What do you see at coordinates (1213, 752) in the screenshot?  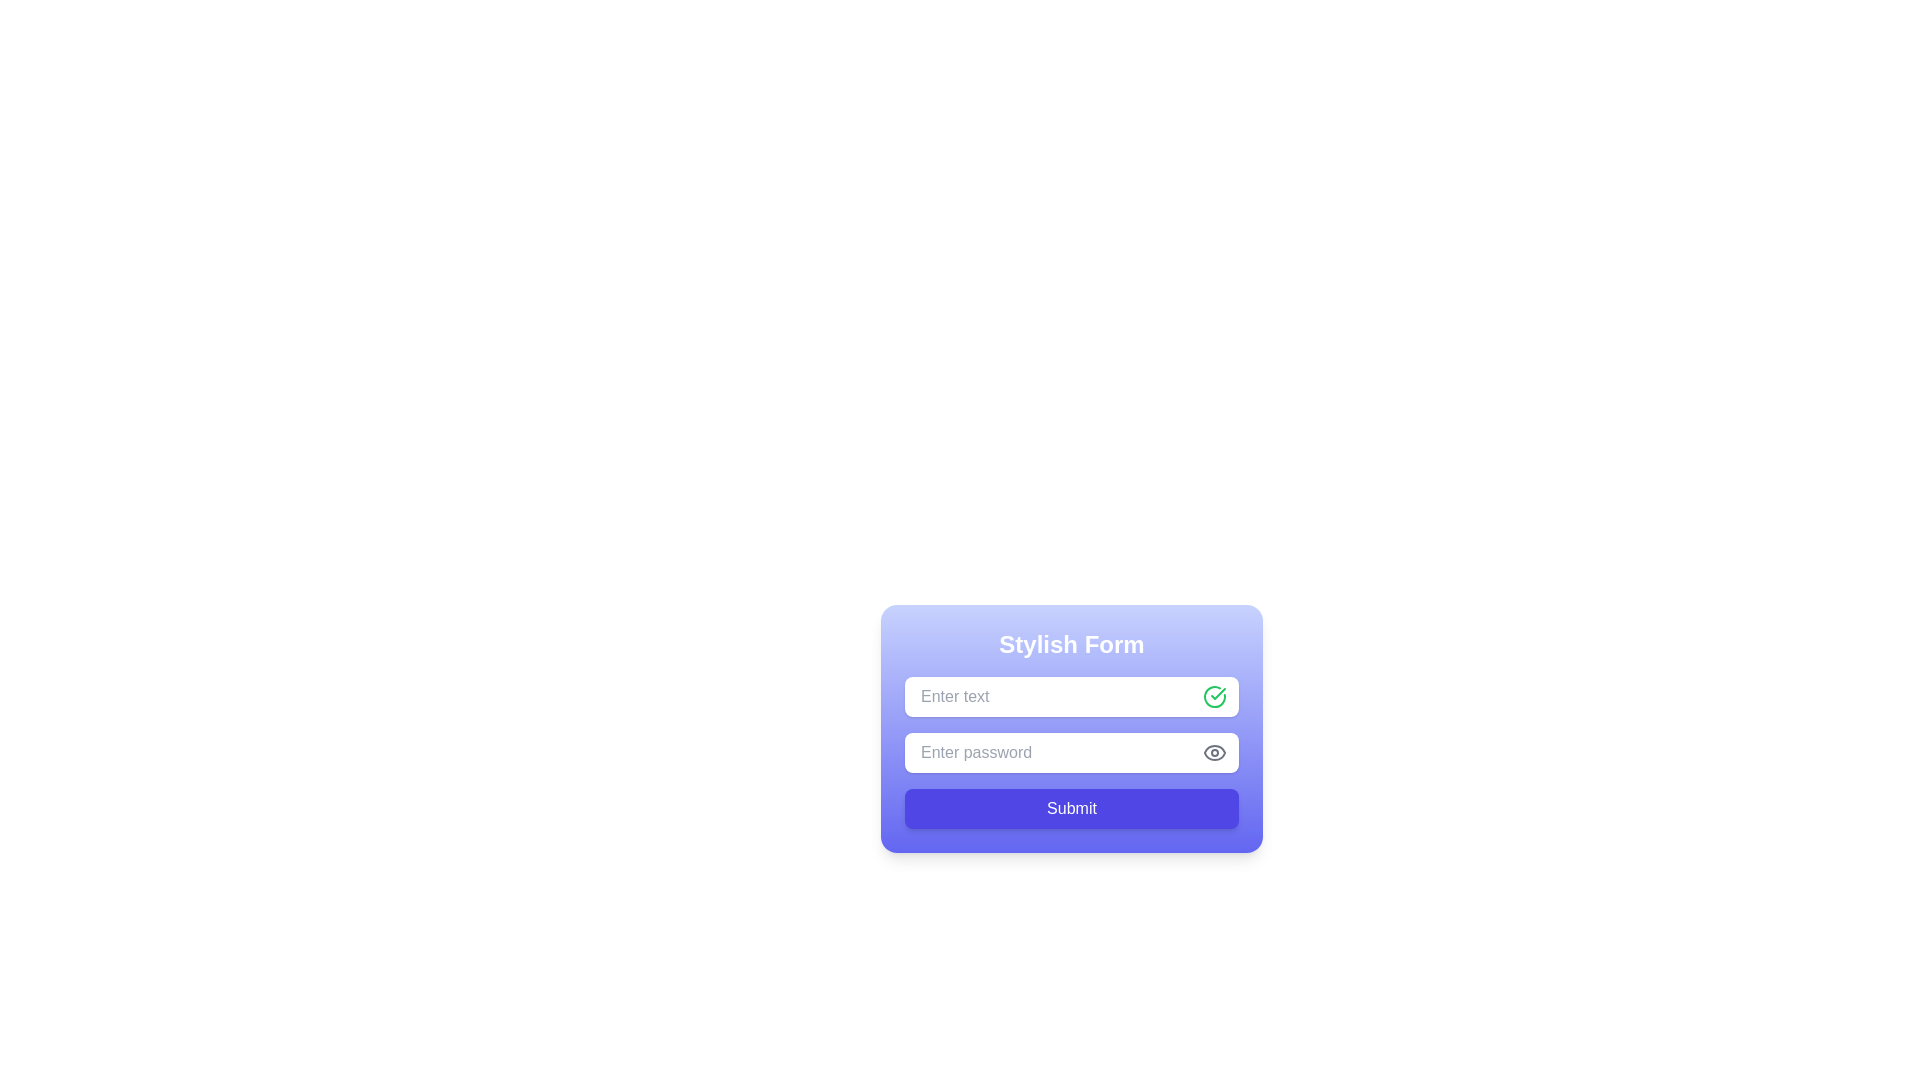 I see `the eye icon within the password input field` at bounding box center [1213, 752].